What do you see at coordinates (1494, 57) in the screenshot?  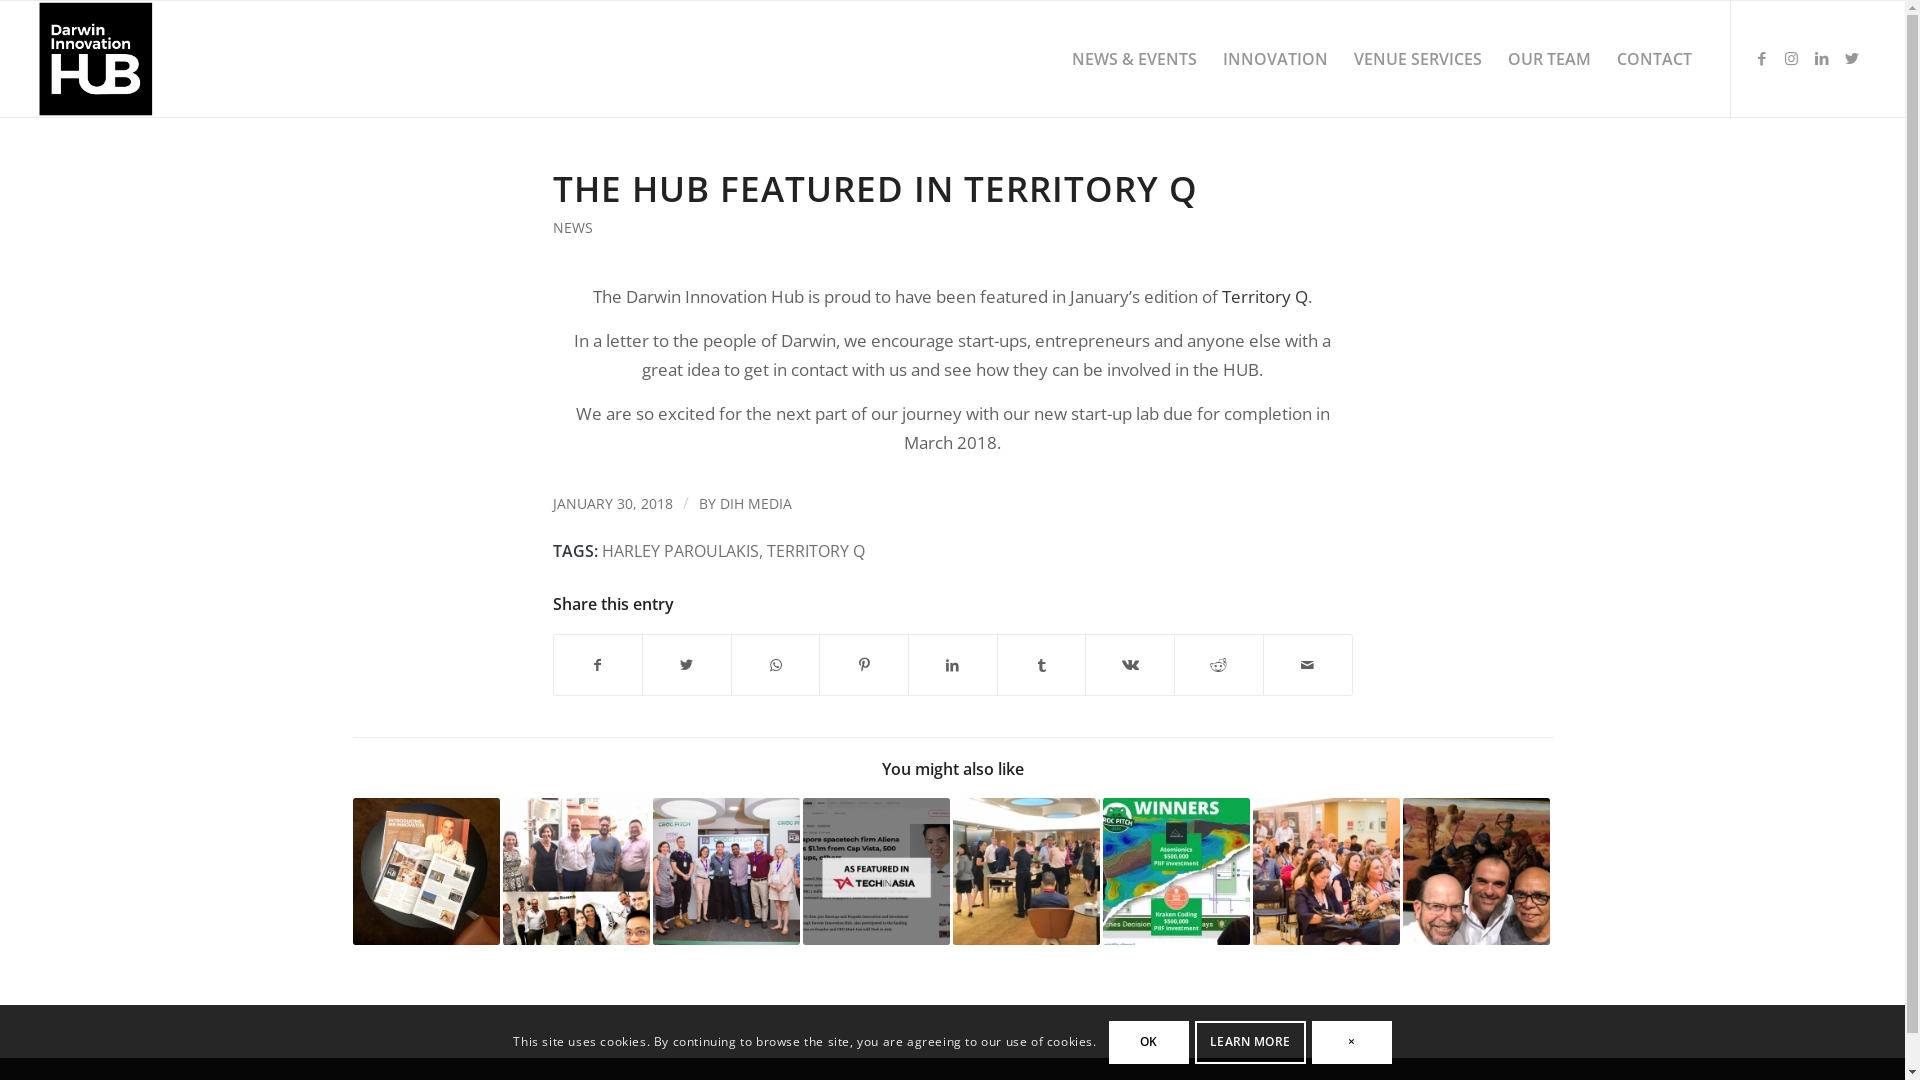 I see `'OUR TEAM'` at bounding box center [1494, 57].